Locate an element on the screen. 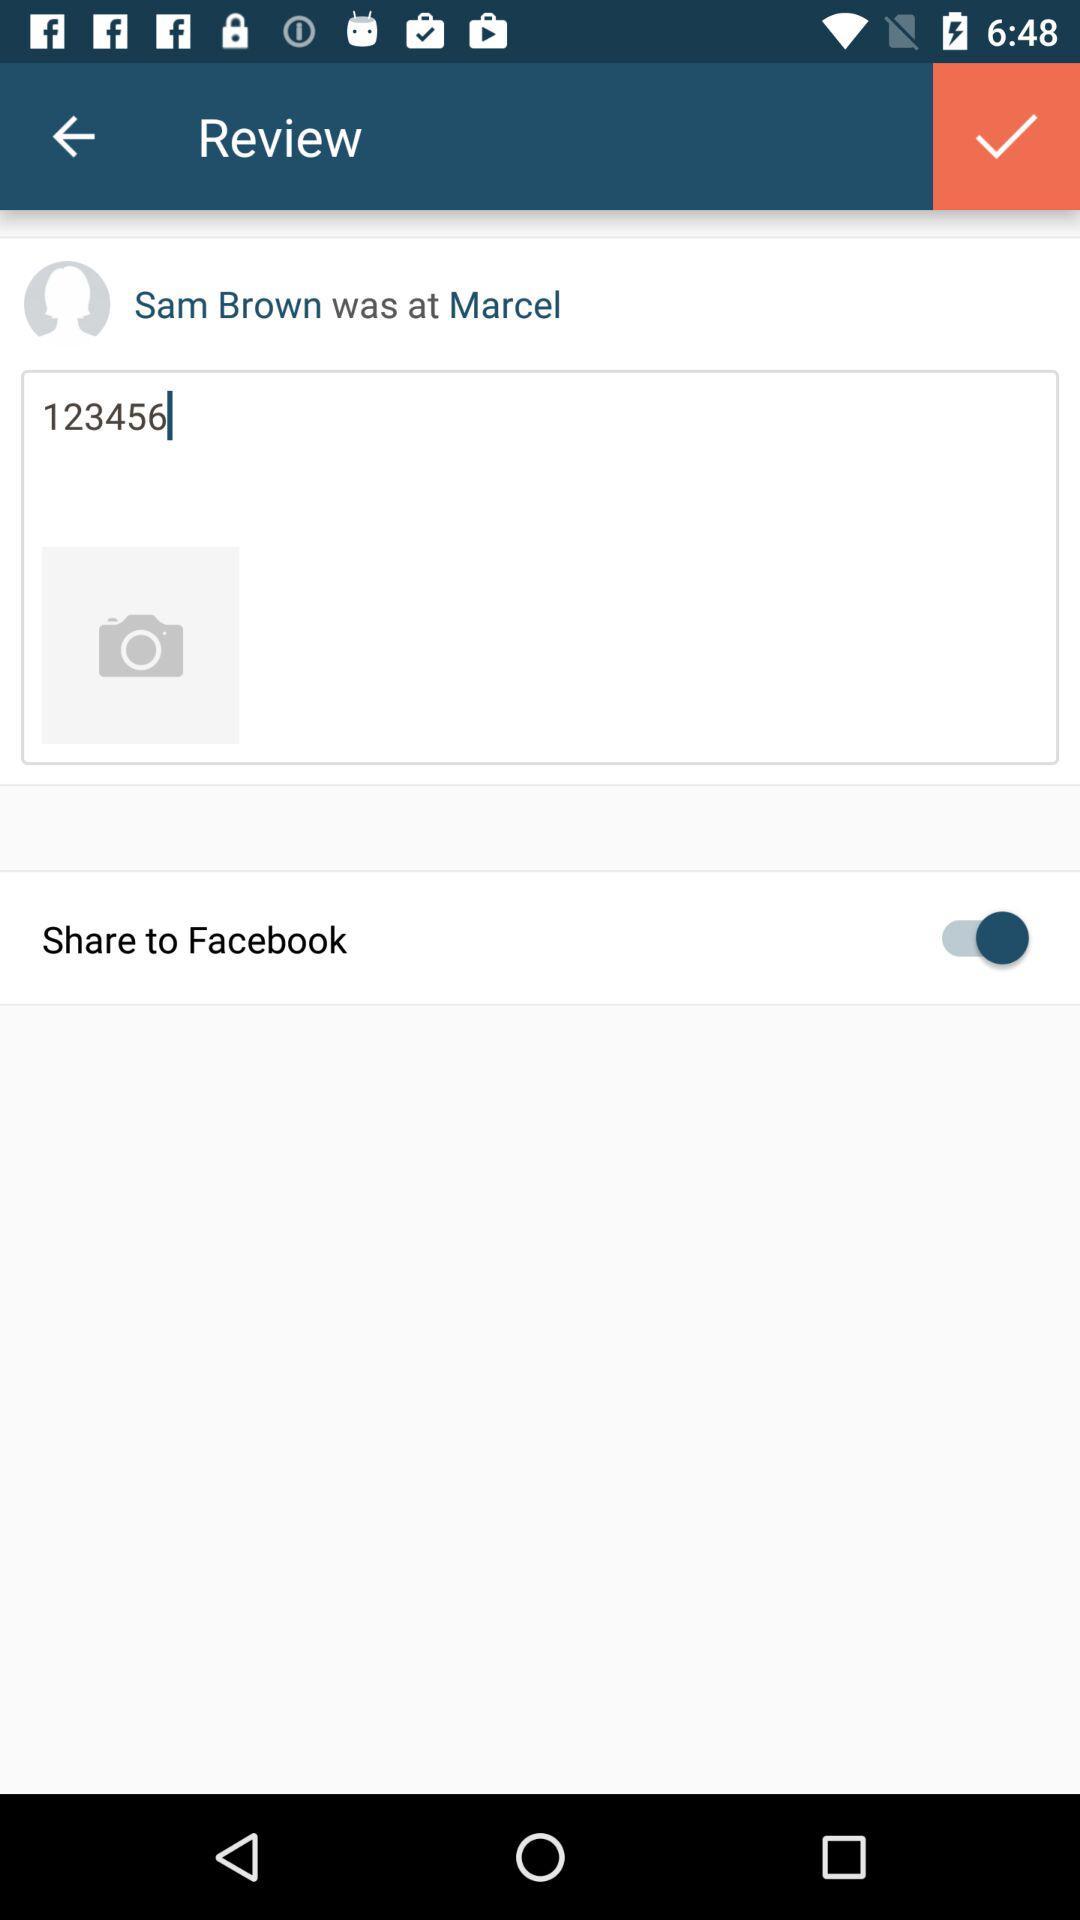  share to facebook icon is located at coordinates (540, 936).